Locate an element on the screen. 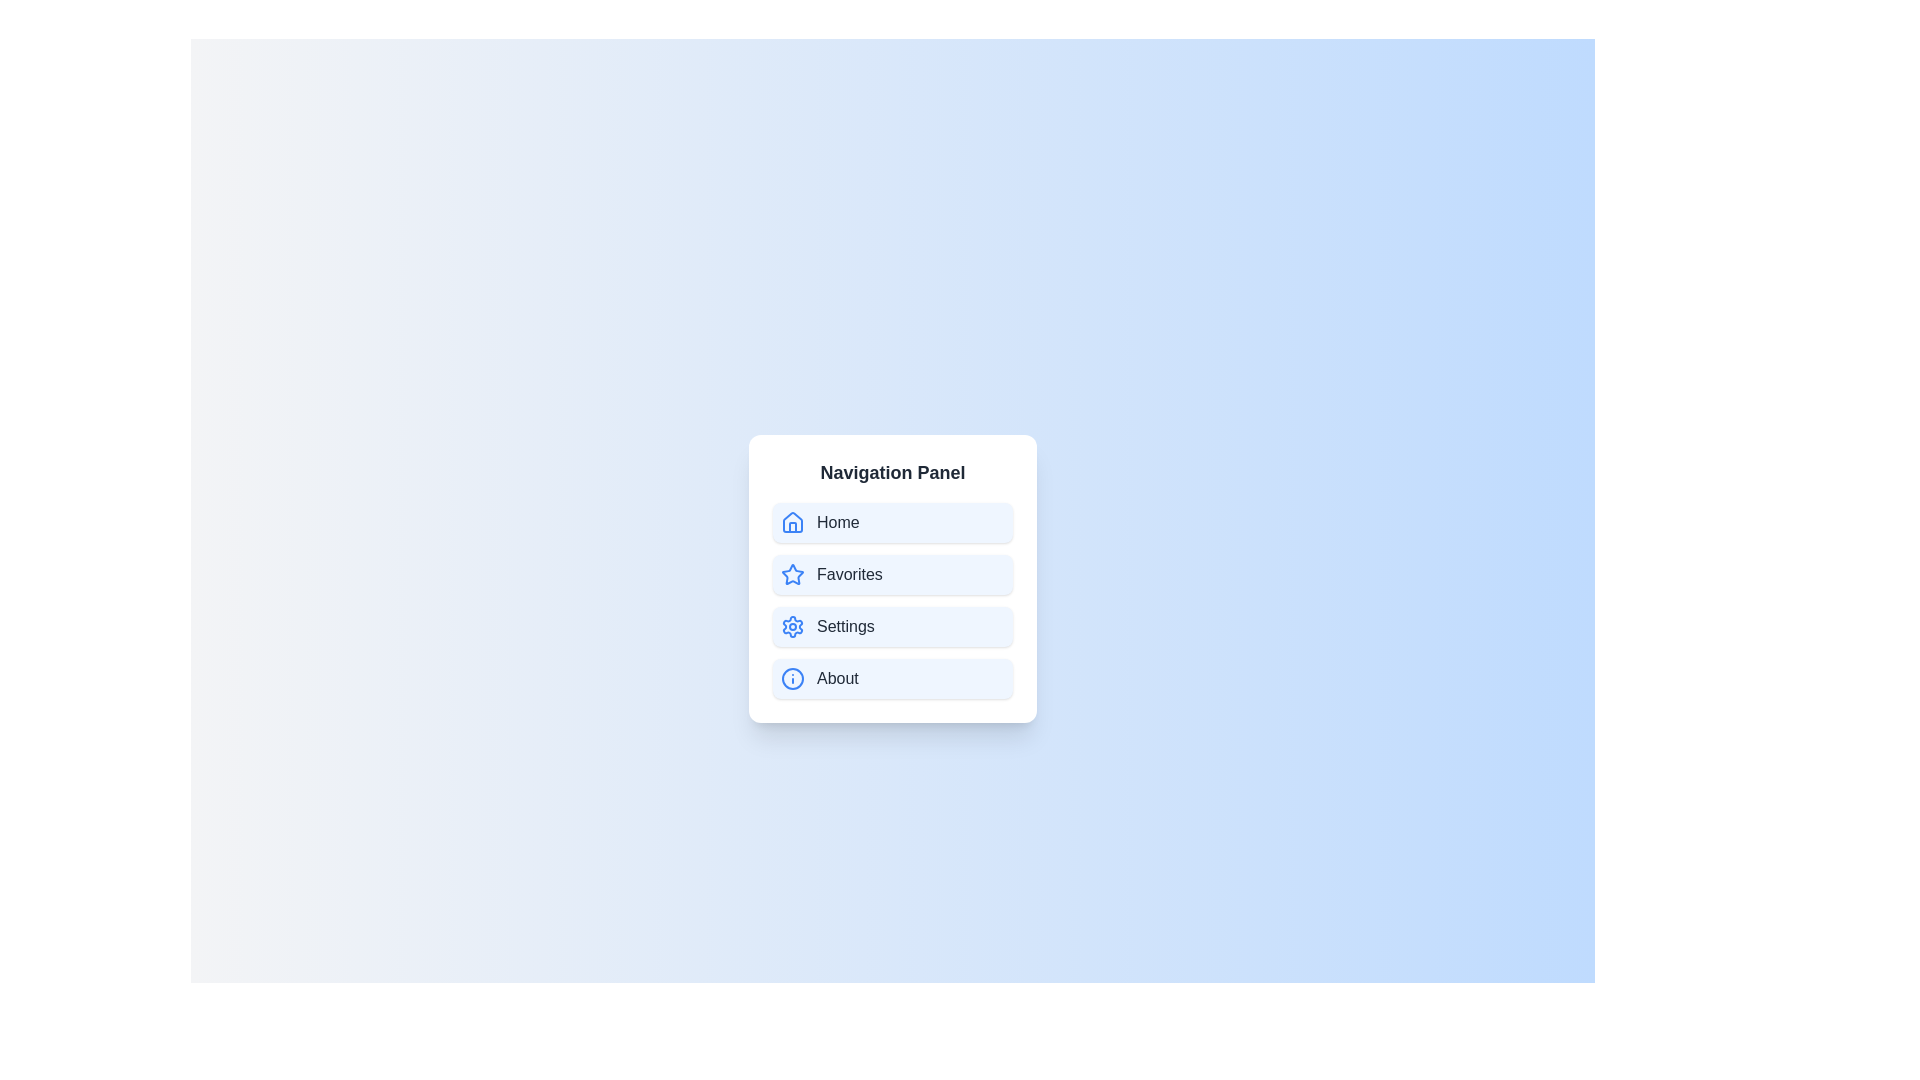  the 'About' icon located to the left of the 'About' text in the bottom-most item of the vertical navigation menu is located at coordinates (791, 677).